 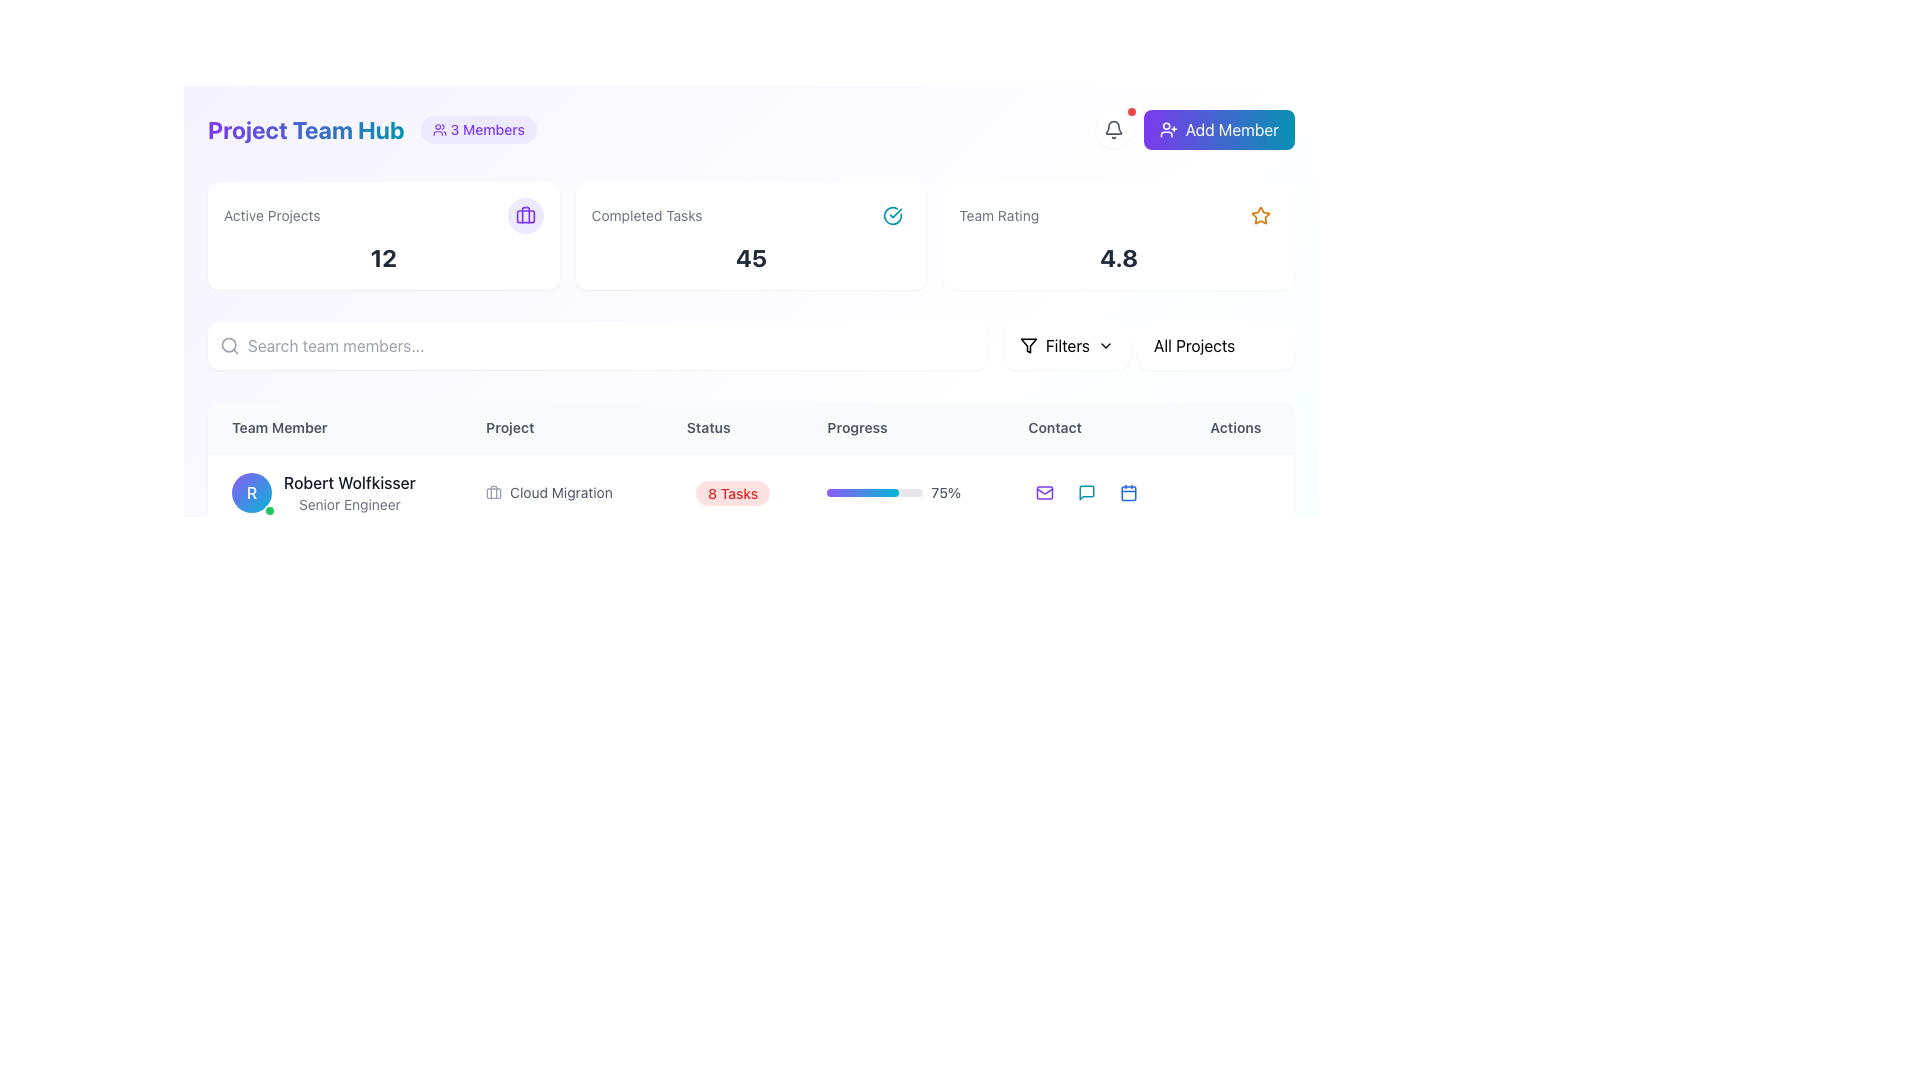 I want to click on the filtering icon, which represents the functionality of narrowing data or choices based on selected criteria, located in the top left of the 'Filters' section, so click(x=1028, y=345).